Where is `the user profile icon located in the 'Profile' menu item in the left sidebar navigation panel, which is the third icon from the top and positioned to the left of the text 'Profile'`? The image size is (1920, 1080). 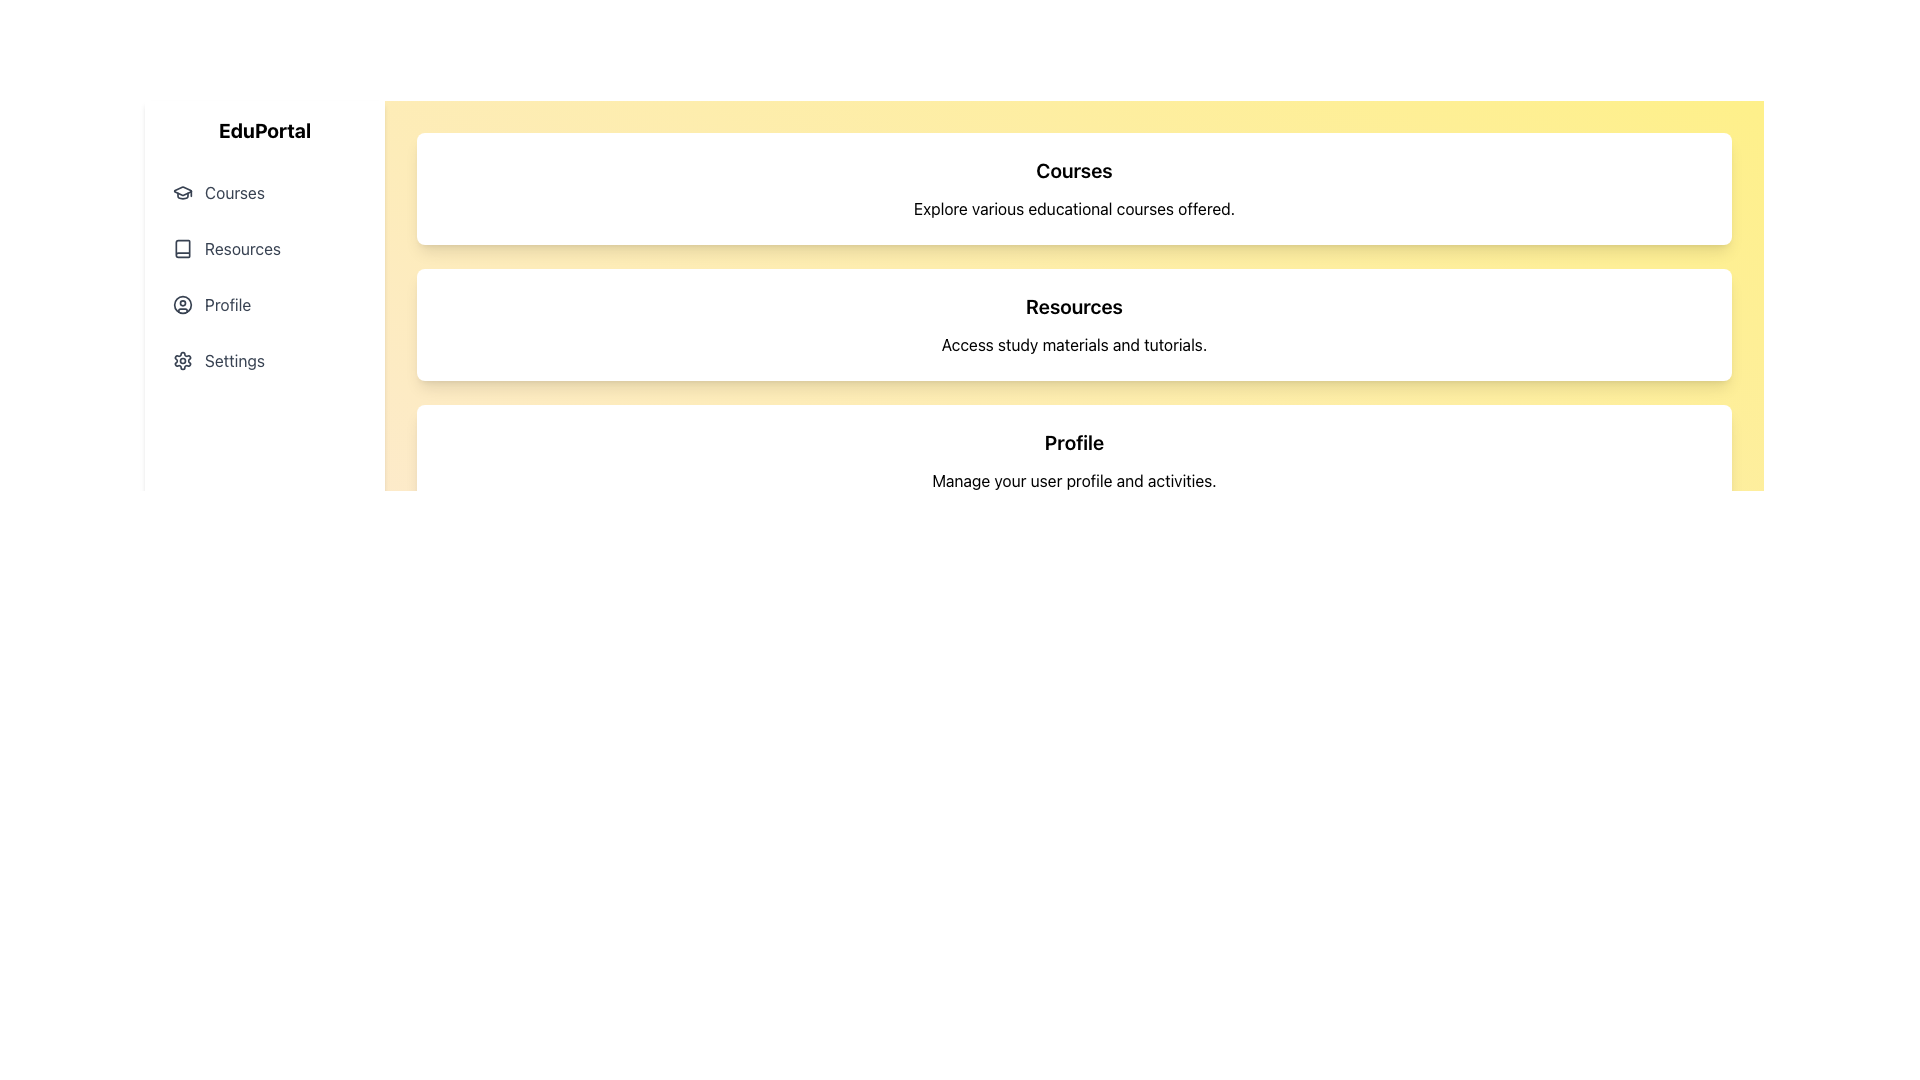 the user profile icon located in the 'Profile' menu item in the left sidebar navigation panel, which is the third icon from the top and positioned to the left of the text 'Profile' is located at coordinates (182, 304).